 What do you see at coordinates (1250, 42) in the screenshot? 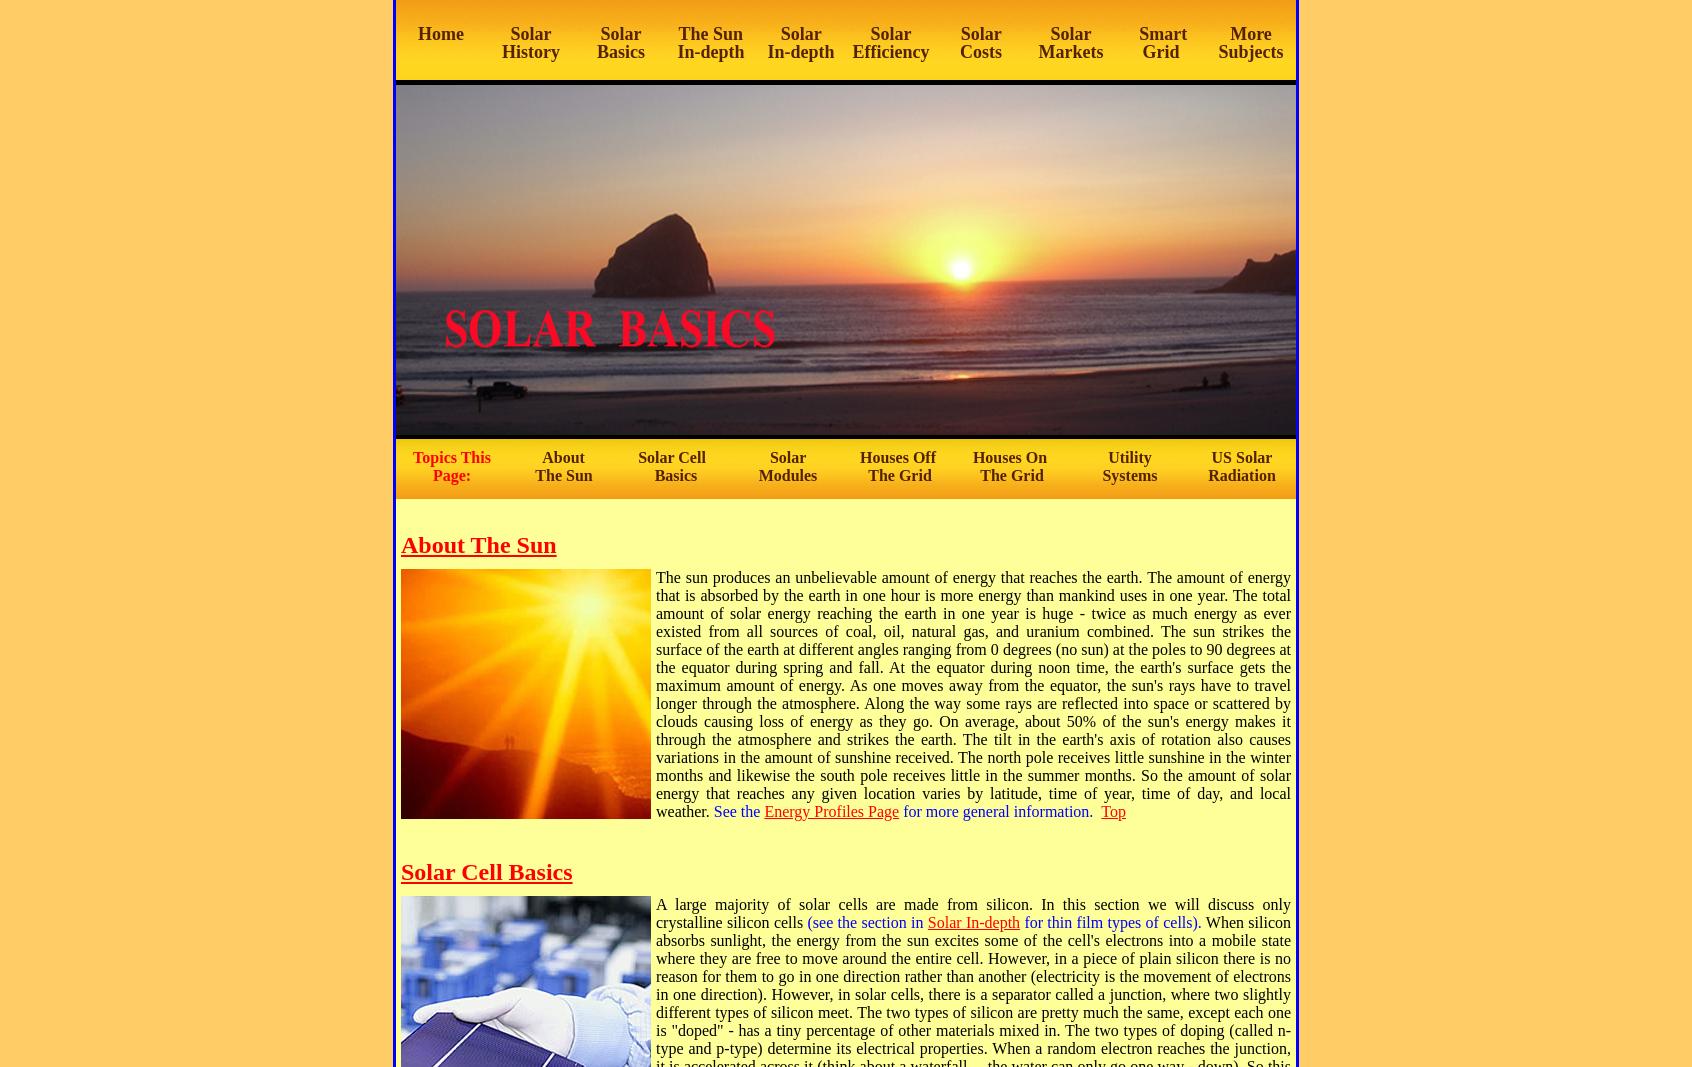
I see `'More   Subjects'` at bounding box center [1250, 42].